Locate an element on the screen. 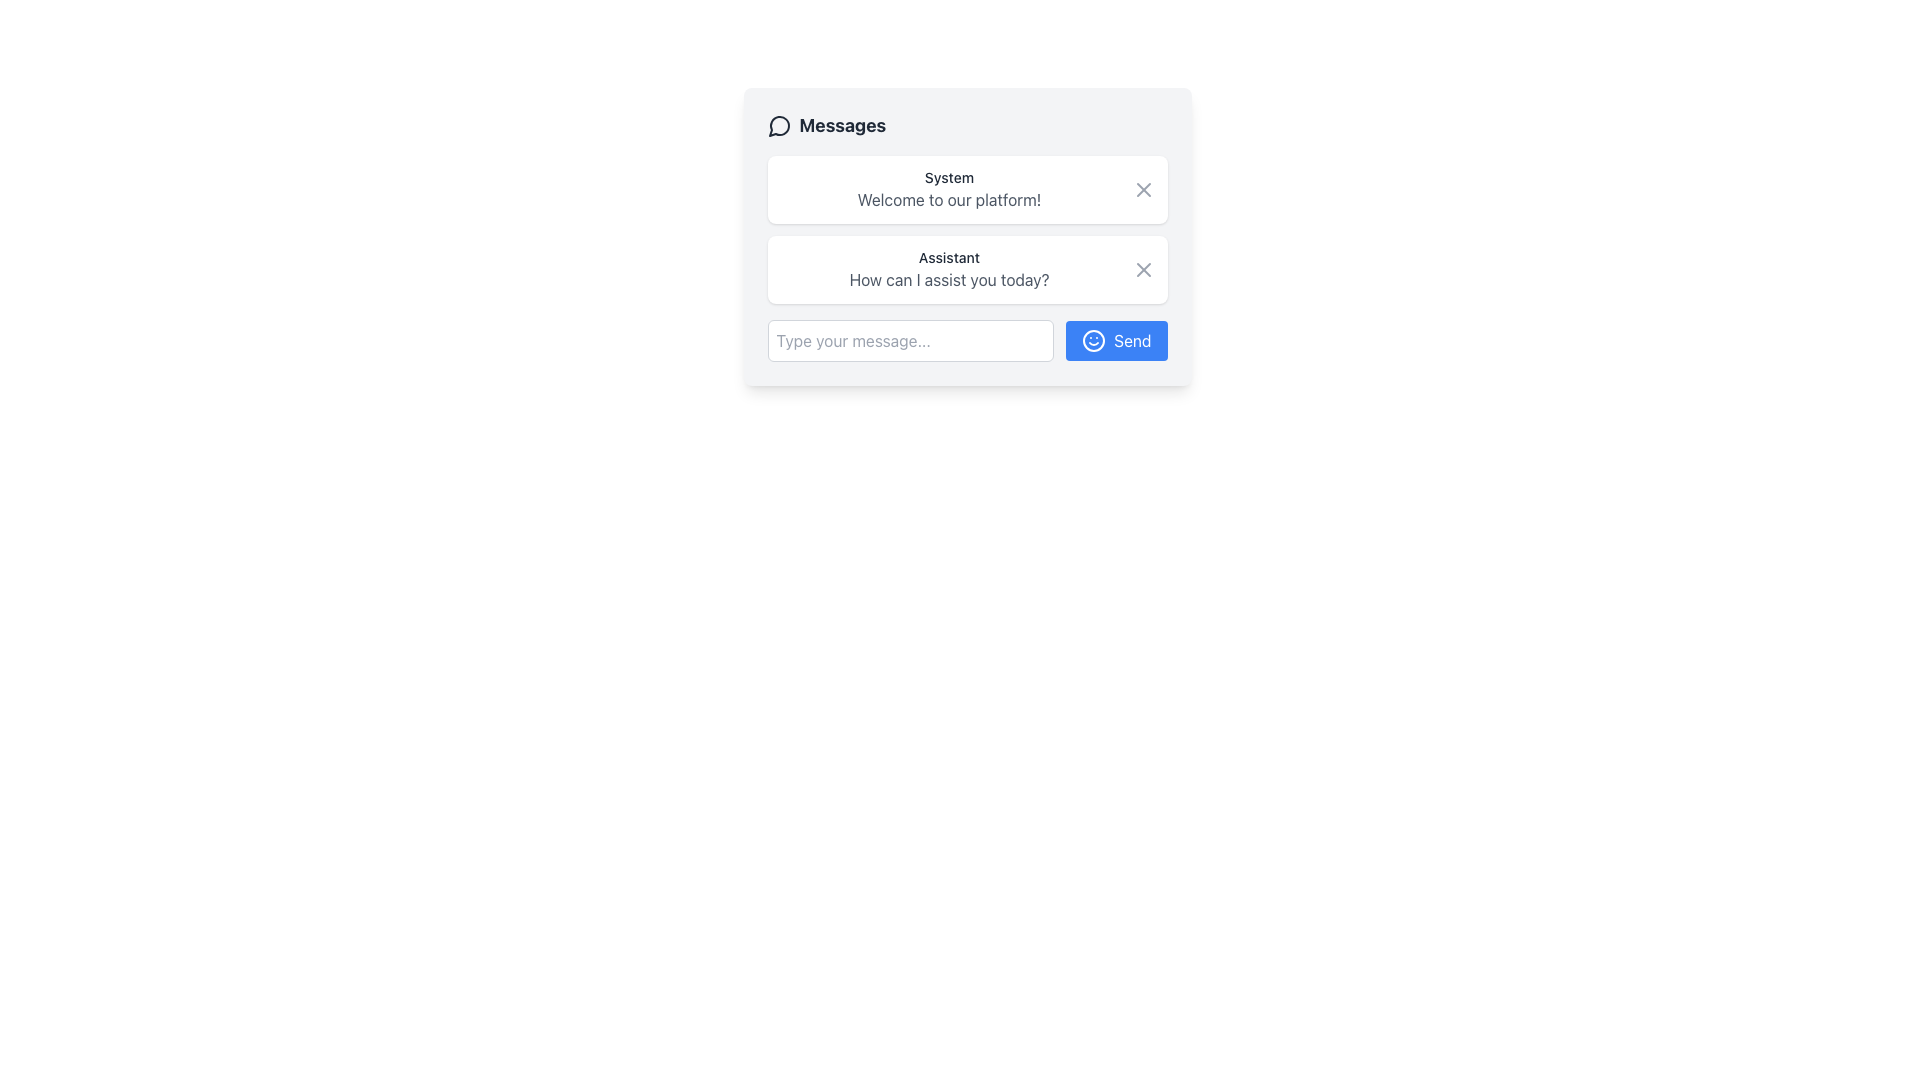 The image size is (1920, 1080). displayed text in the Message card or notification box that welcomes users to the platform, positioned above the Assistant message box is located at coordinates (967, 189).